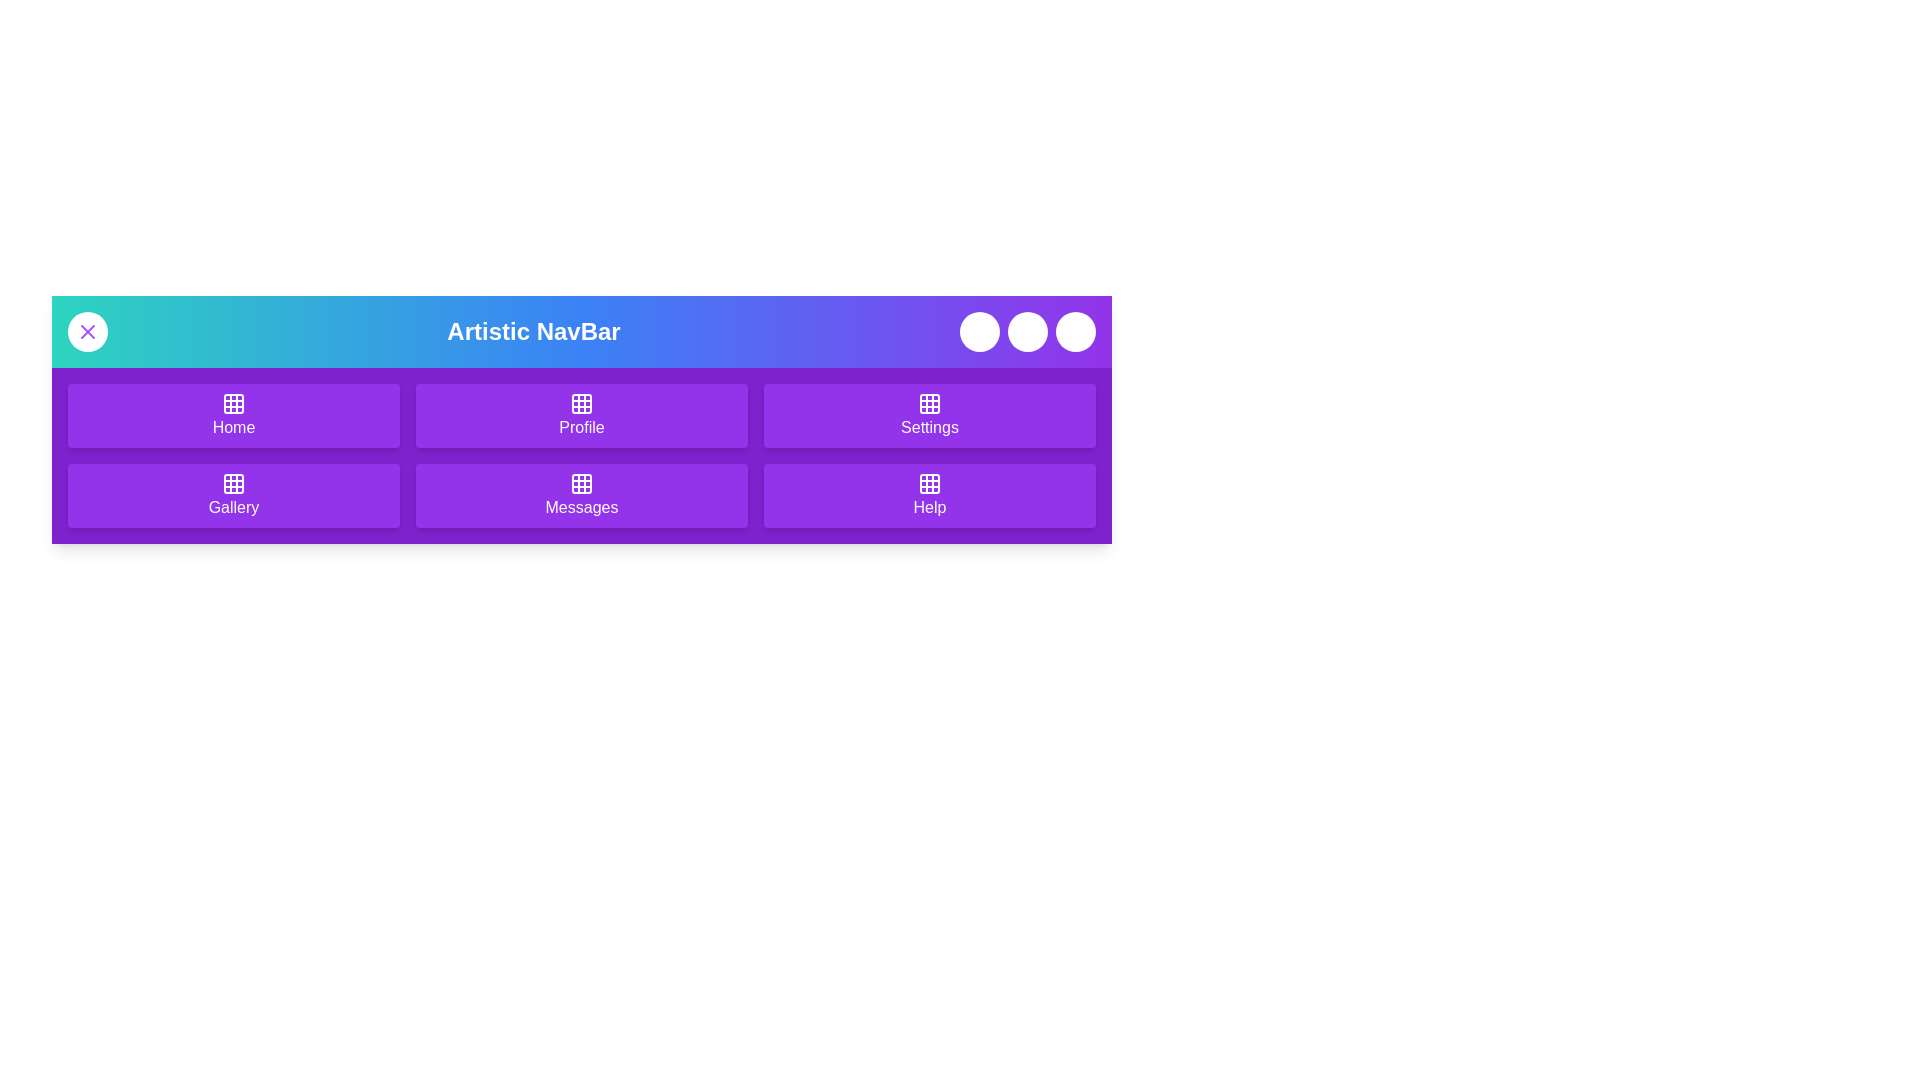 The height and width of the screenshot is (1080, 1920). What do you see at coordinates (580, 495) in the screenshot?
I see `the navigation item labeled Messages` at bounding box center [580, 495].